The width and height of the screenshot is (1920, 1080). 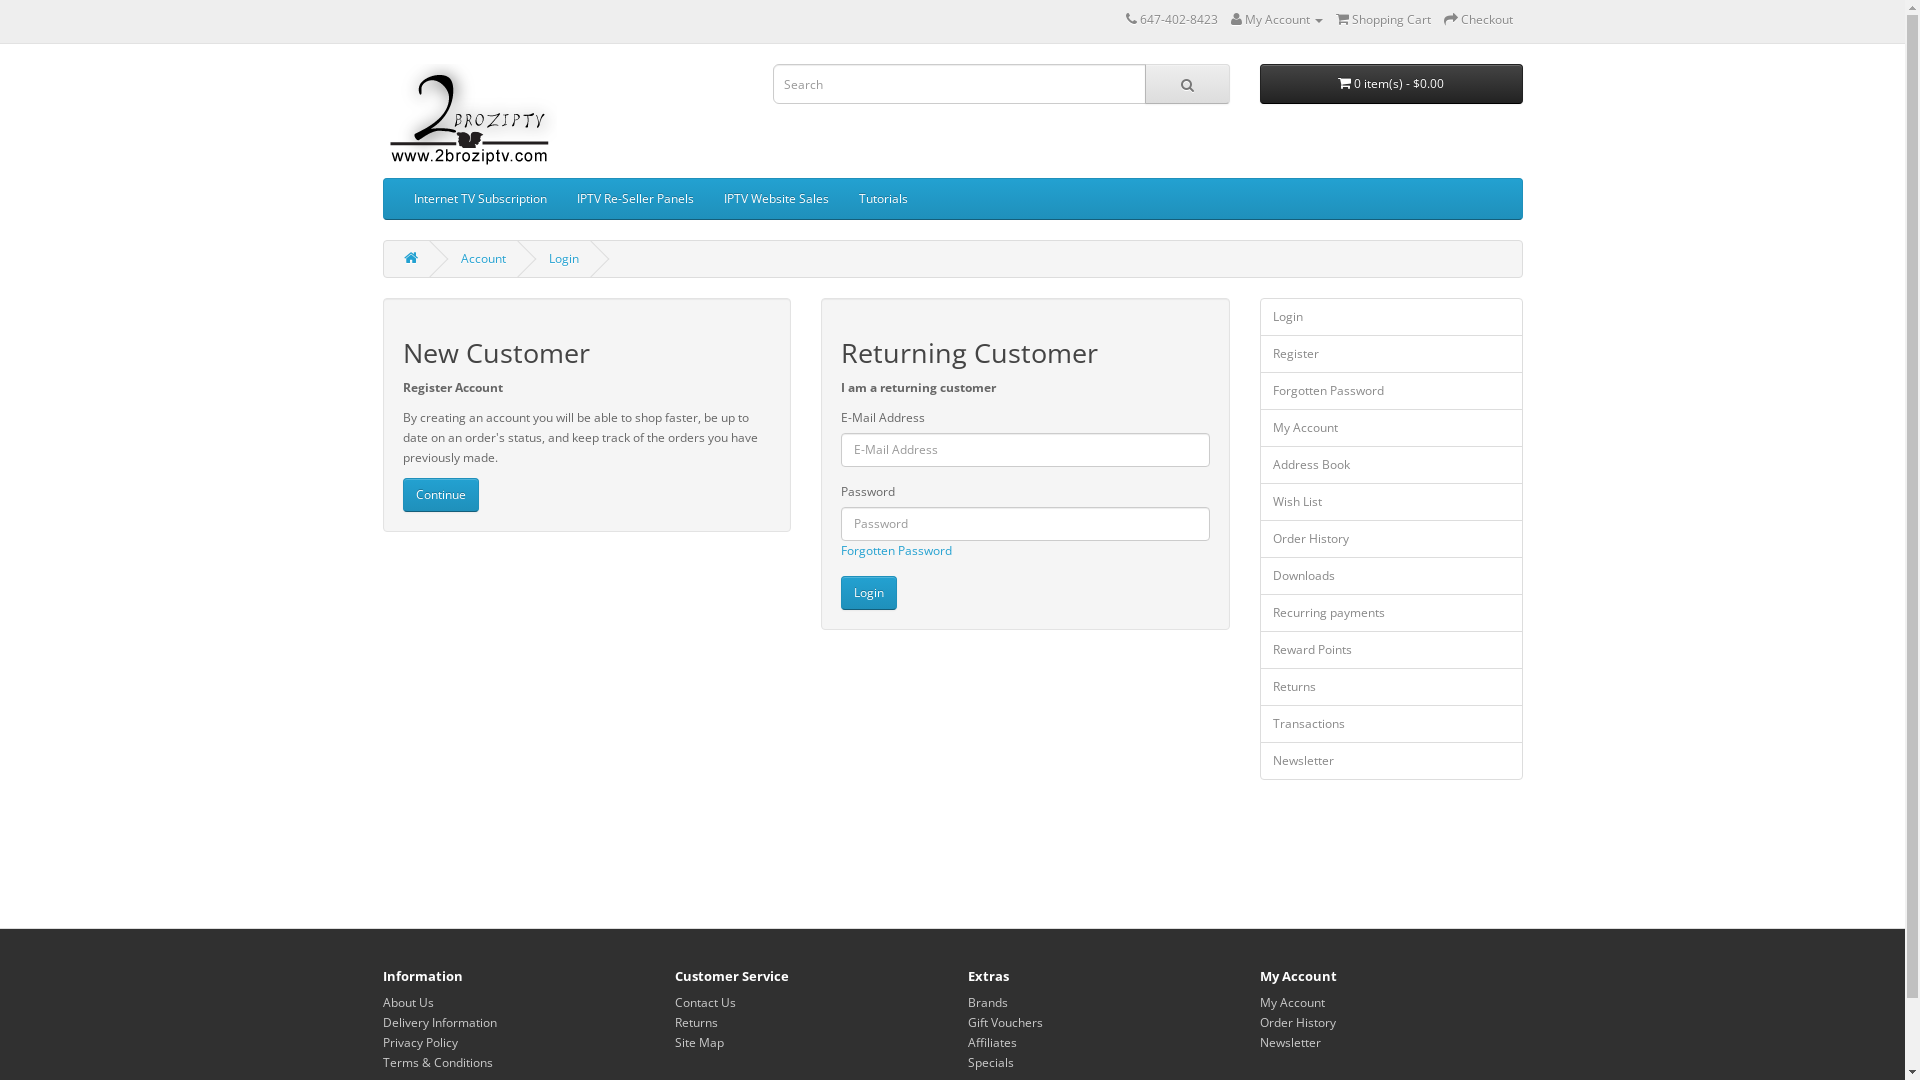 I want to click on 'Continue', so click(x=439, y=494).